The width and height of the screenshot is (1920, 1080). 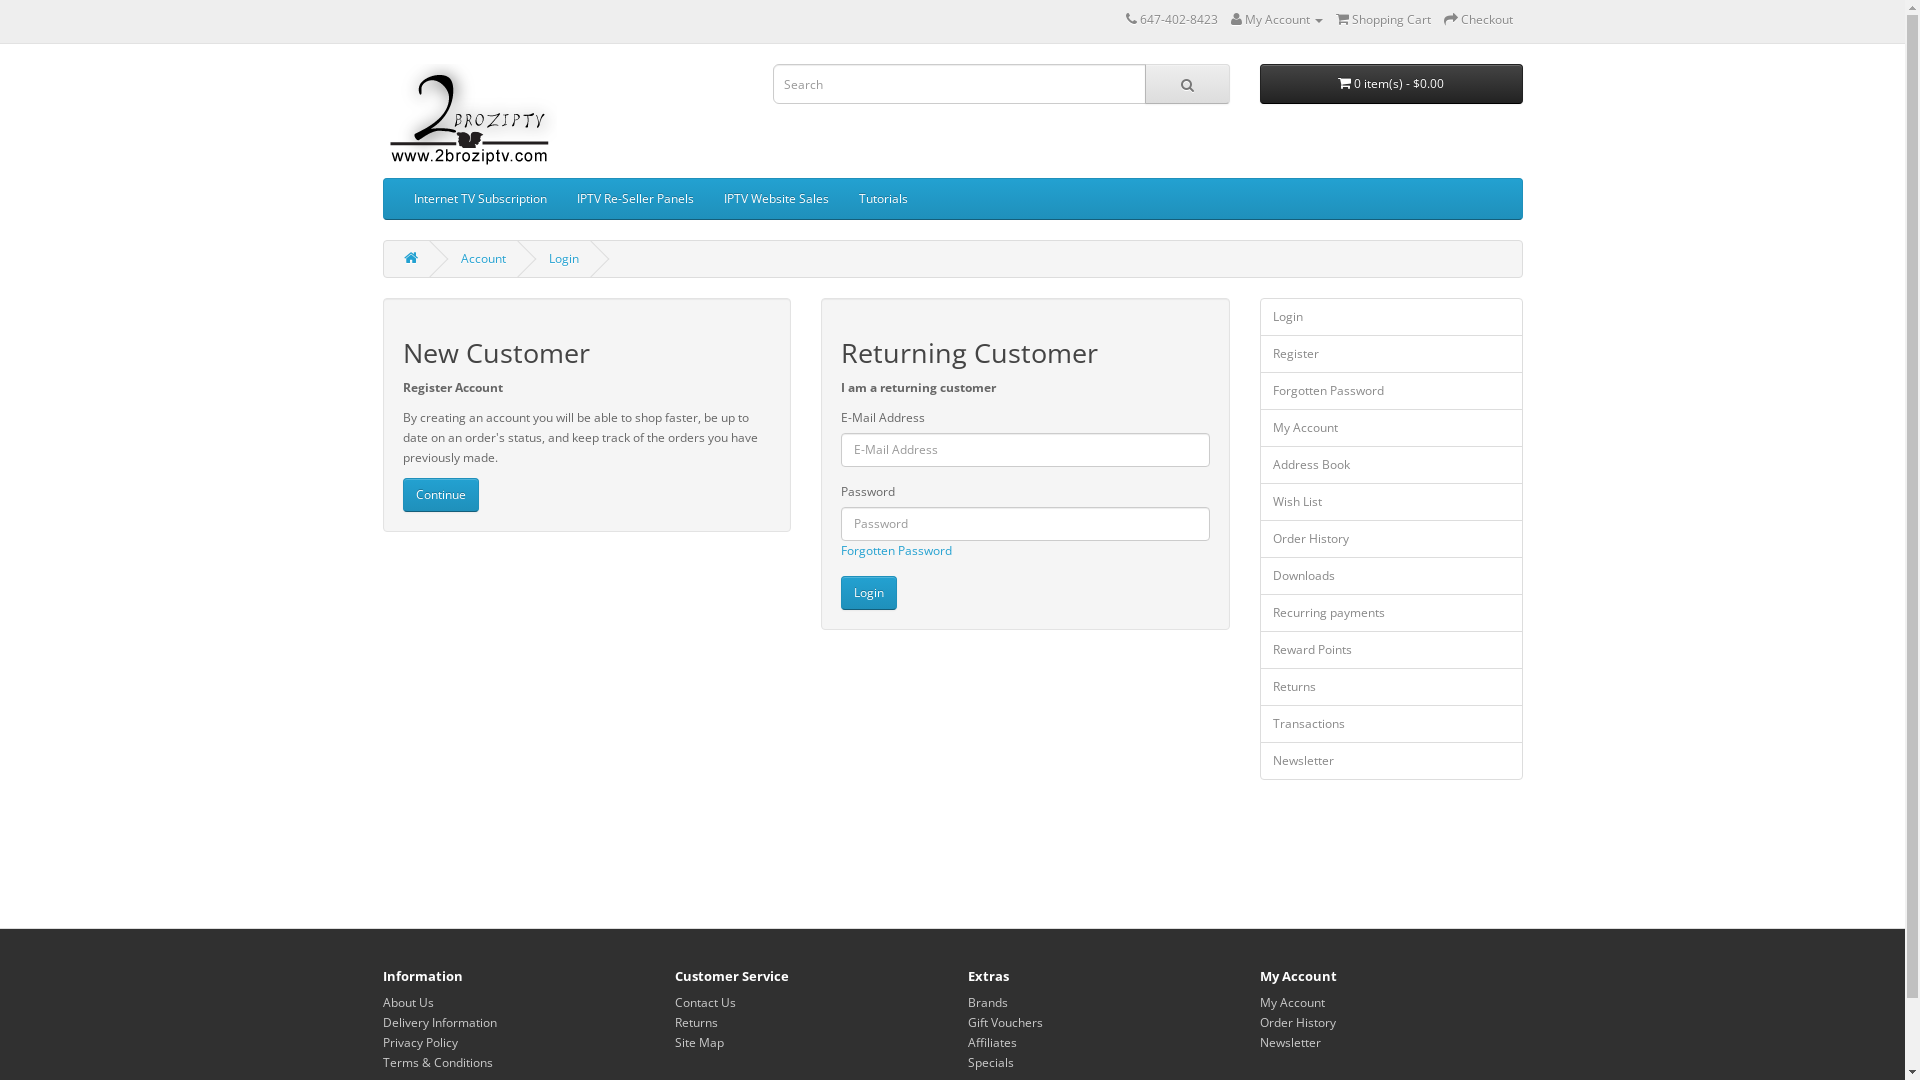 I want to click on 'Continue', so click(x=439, y=494).